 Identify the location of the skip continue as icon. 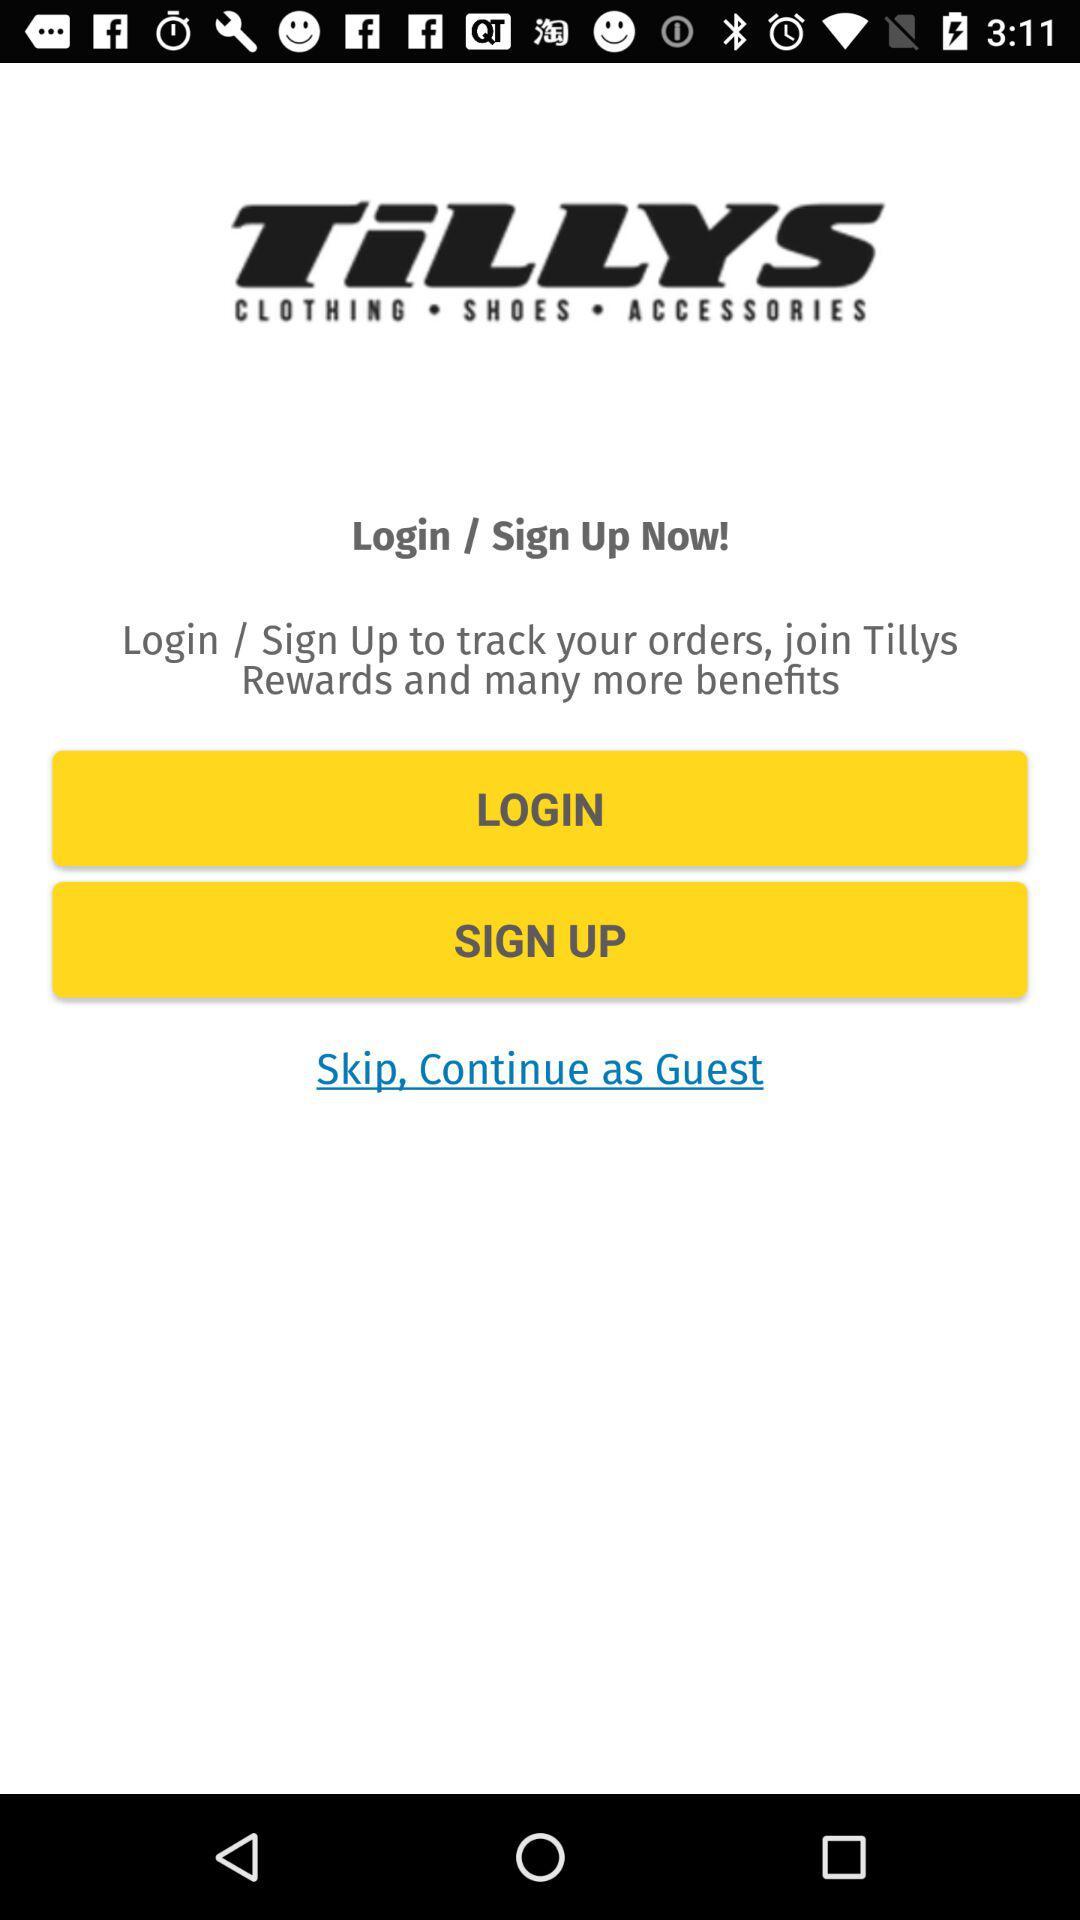
(540, 1066).